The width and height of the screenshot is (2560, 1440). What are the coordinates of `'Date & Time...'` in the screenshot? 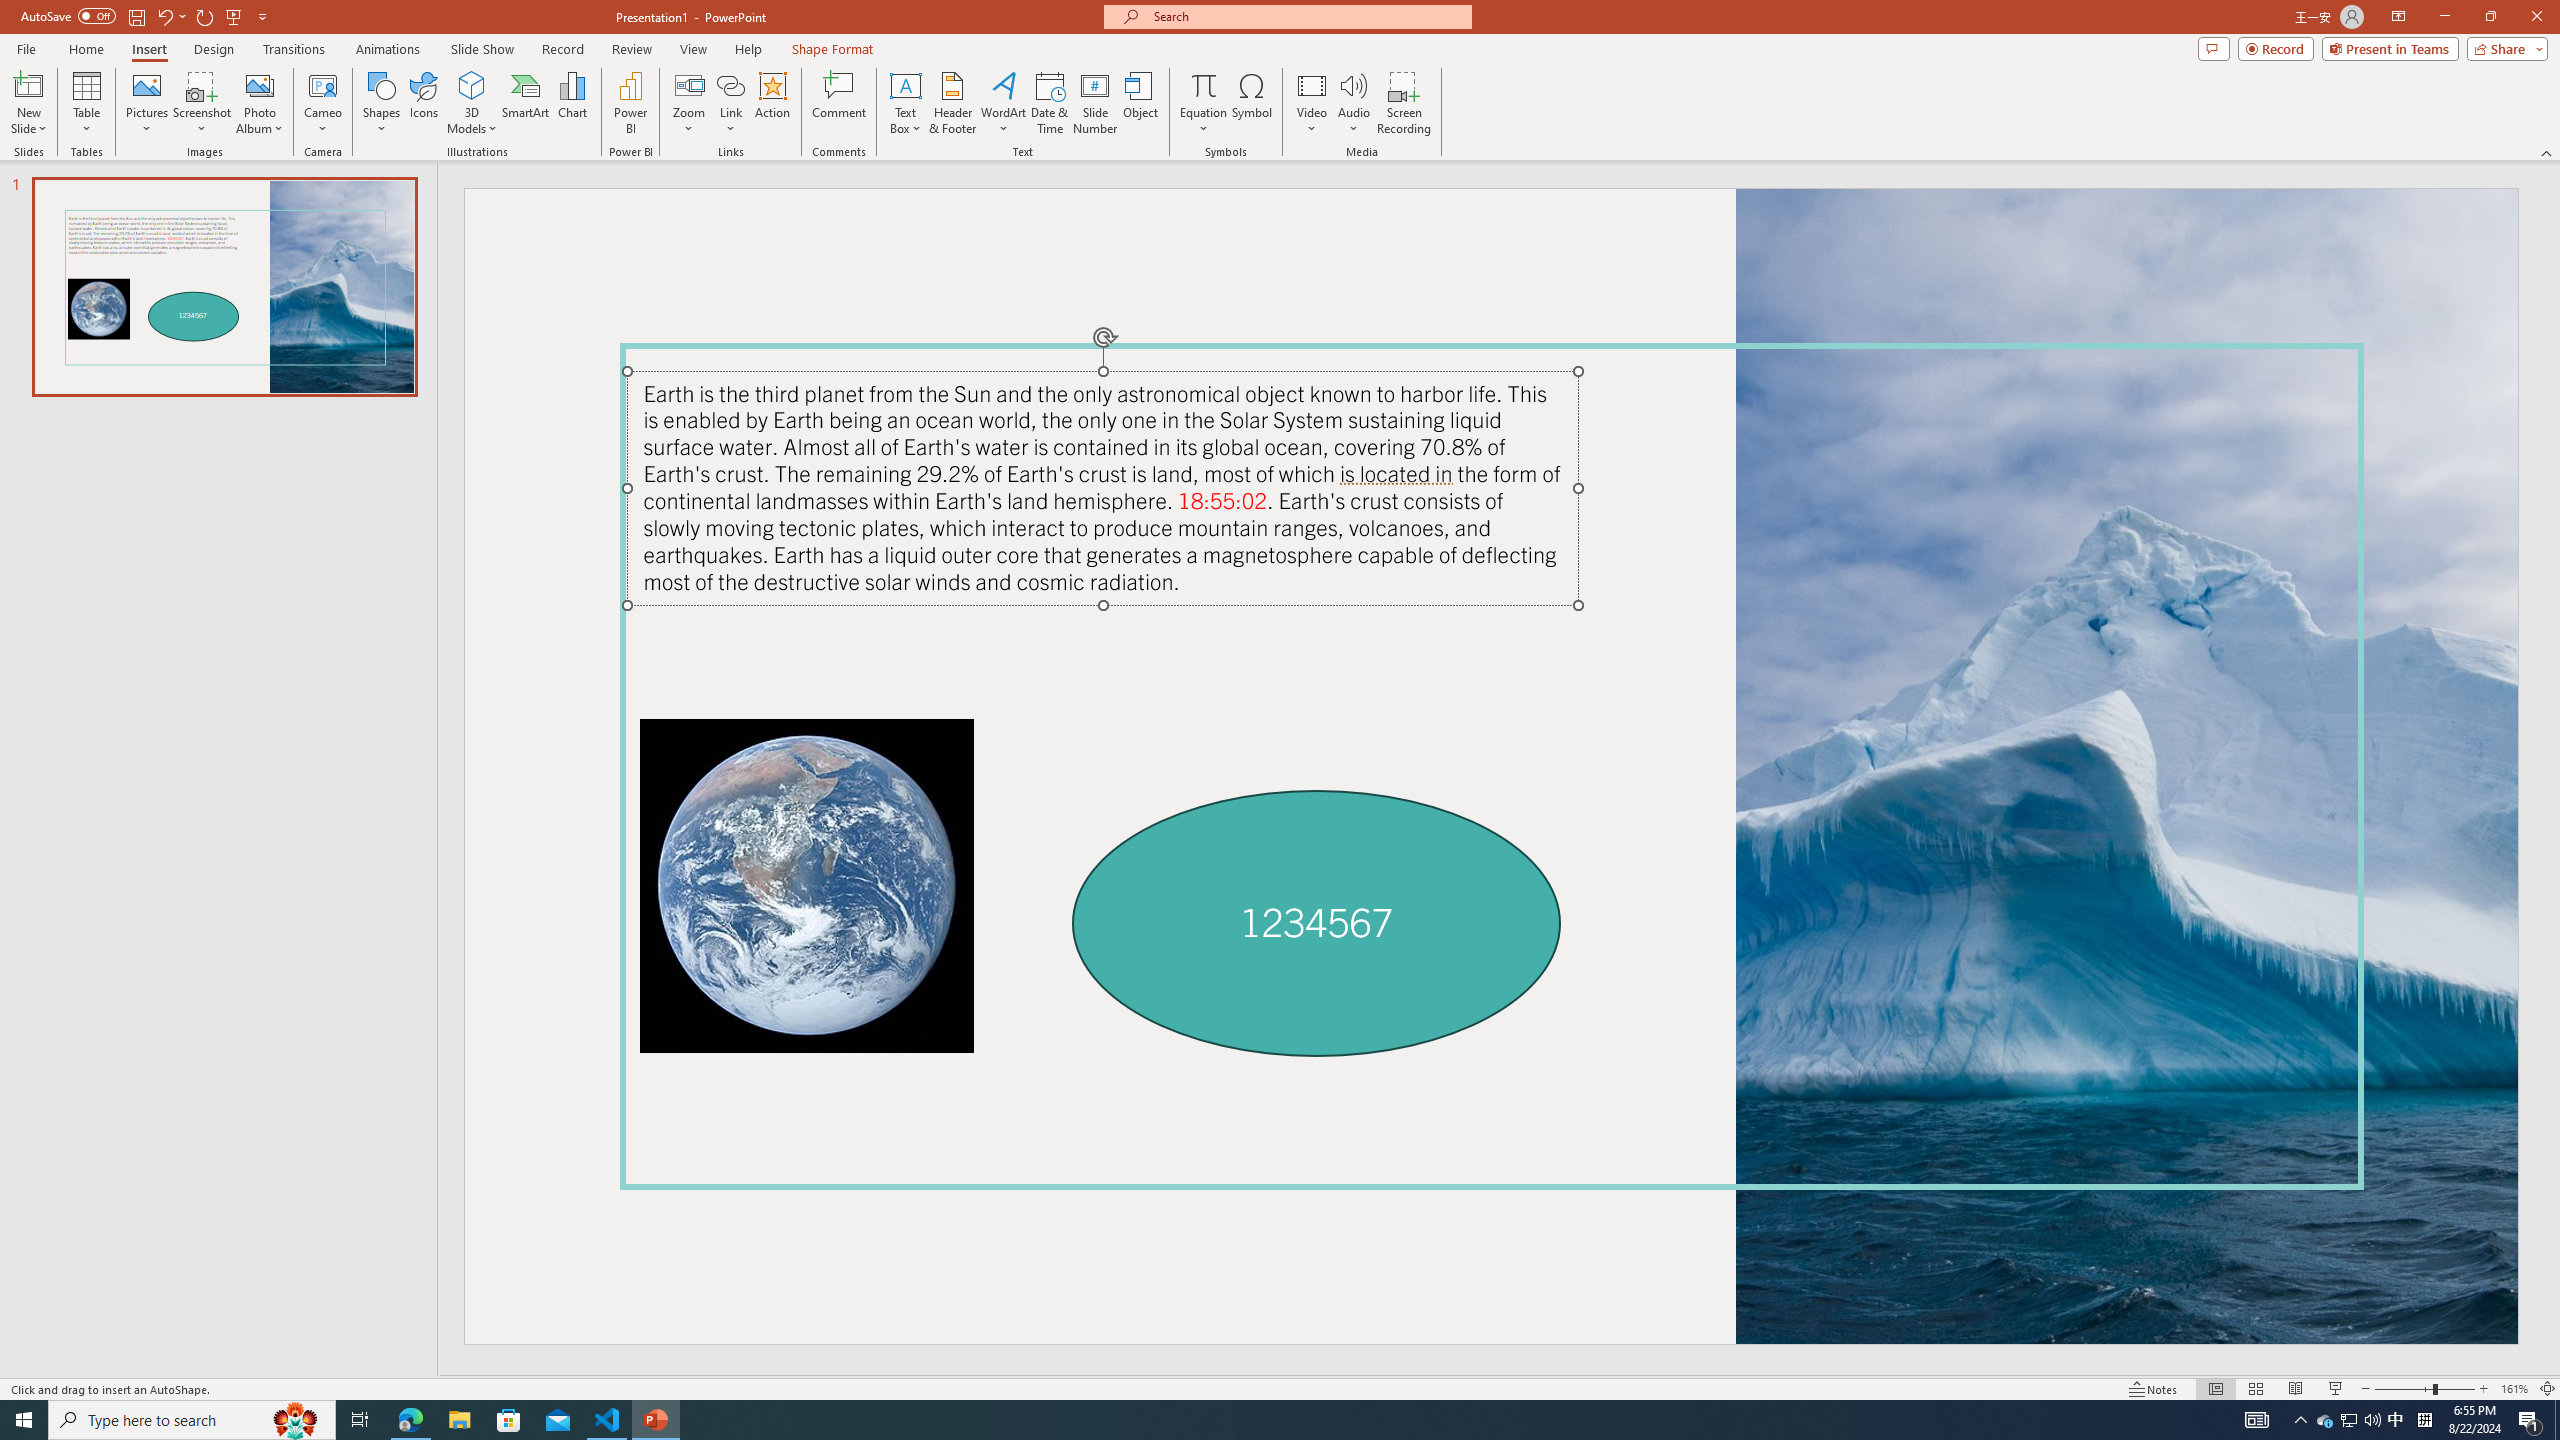 It's located at (1048, 103).